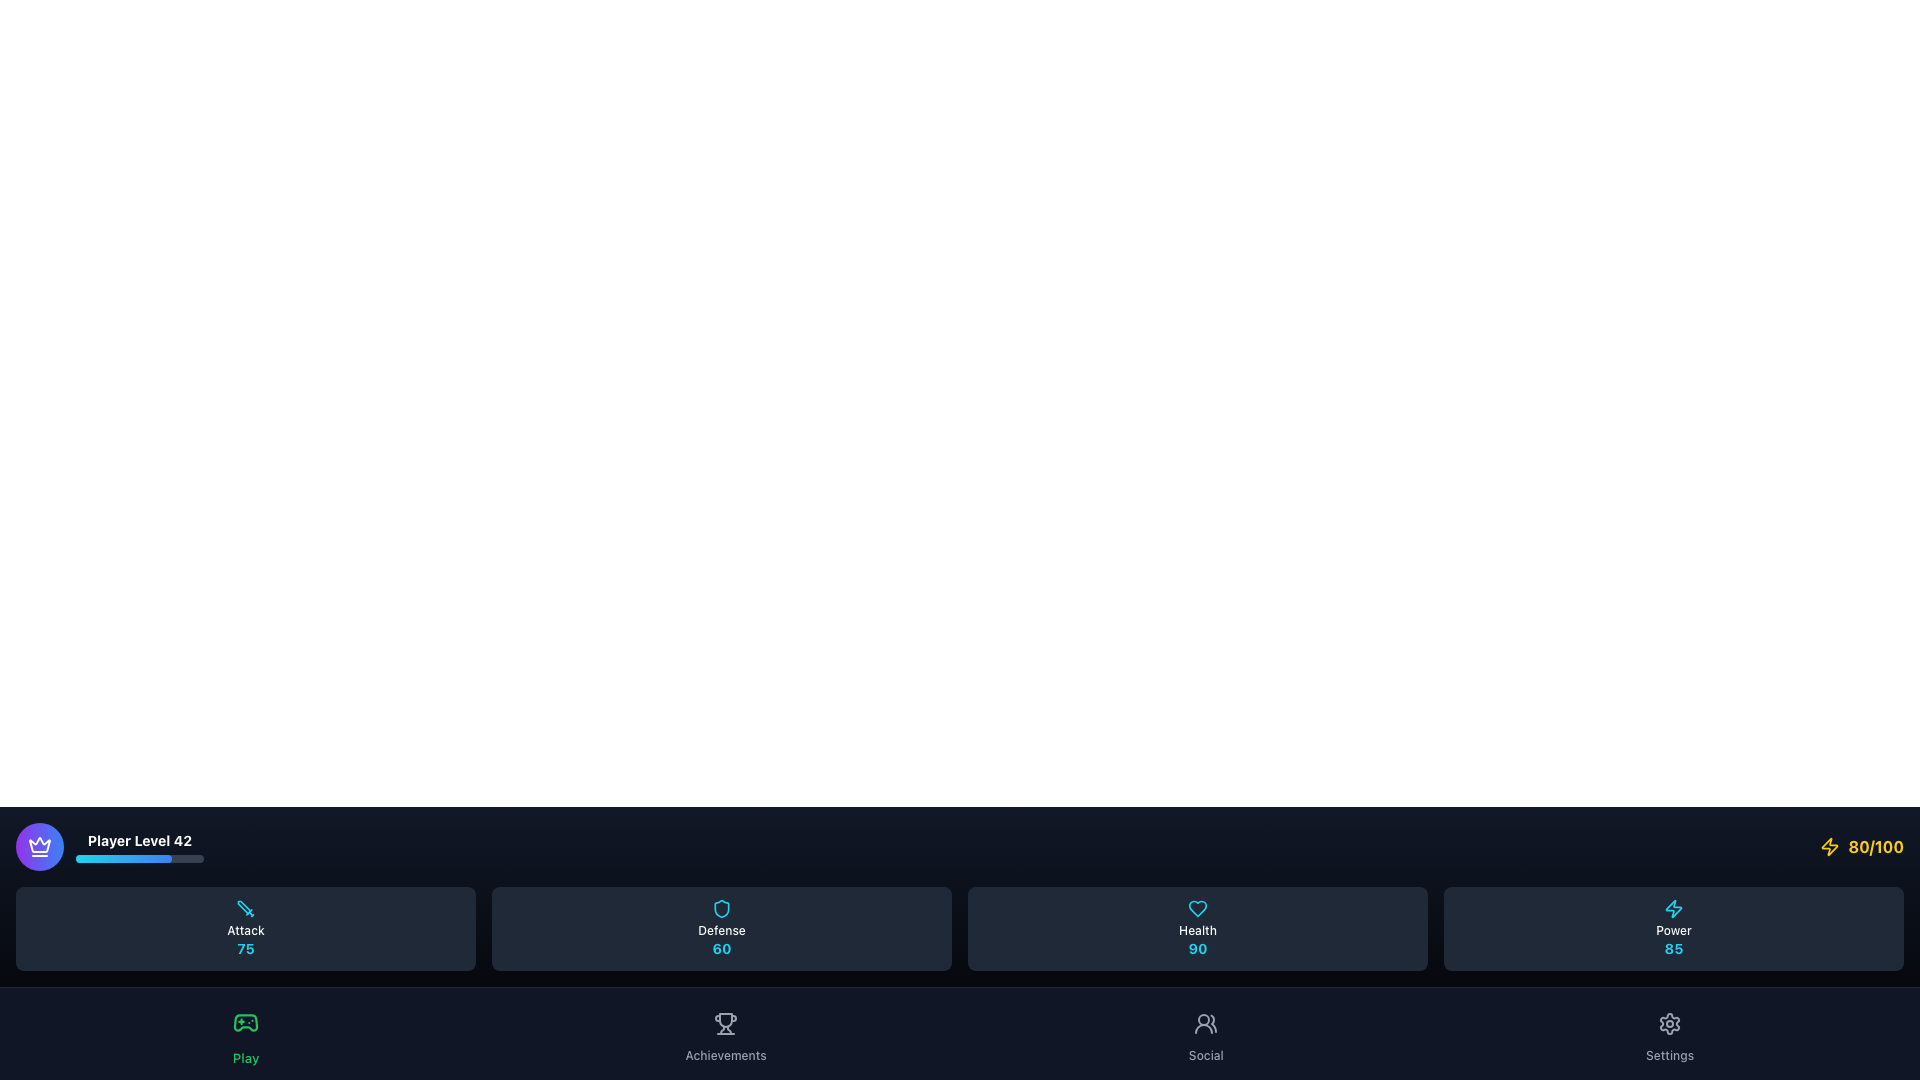 Image resolution: width=1920 pixels, height=1080 pixels. What do you see at coordinates (725, 1023) in the screenshot?
I see `the trophy icon button located` at bounding box center [725, 1023].